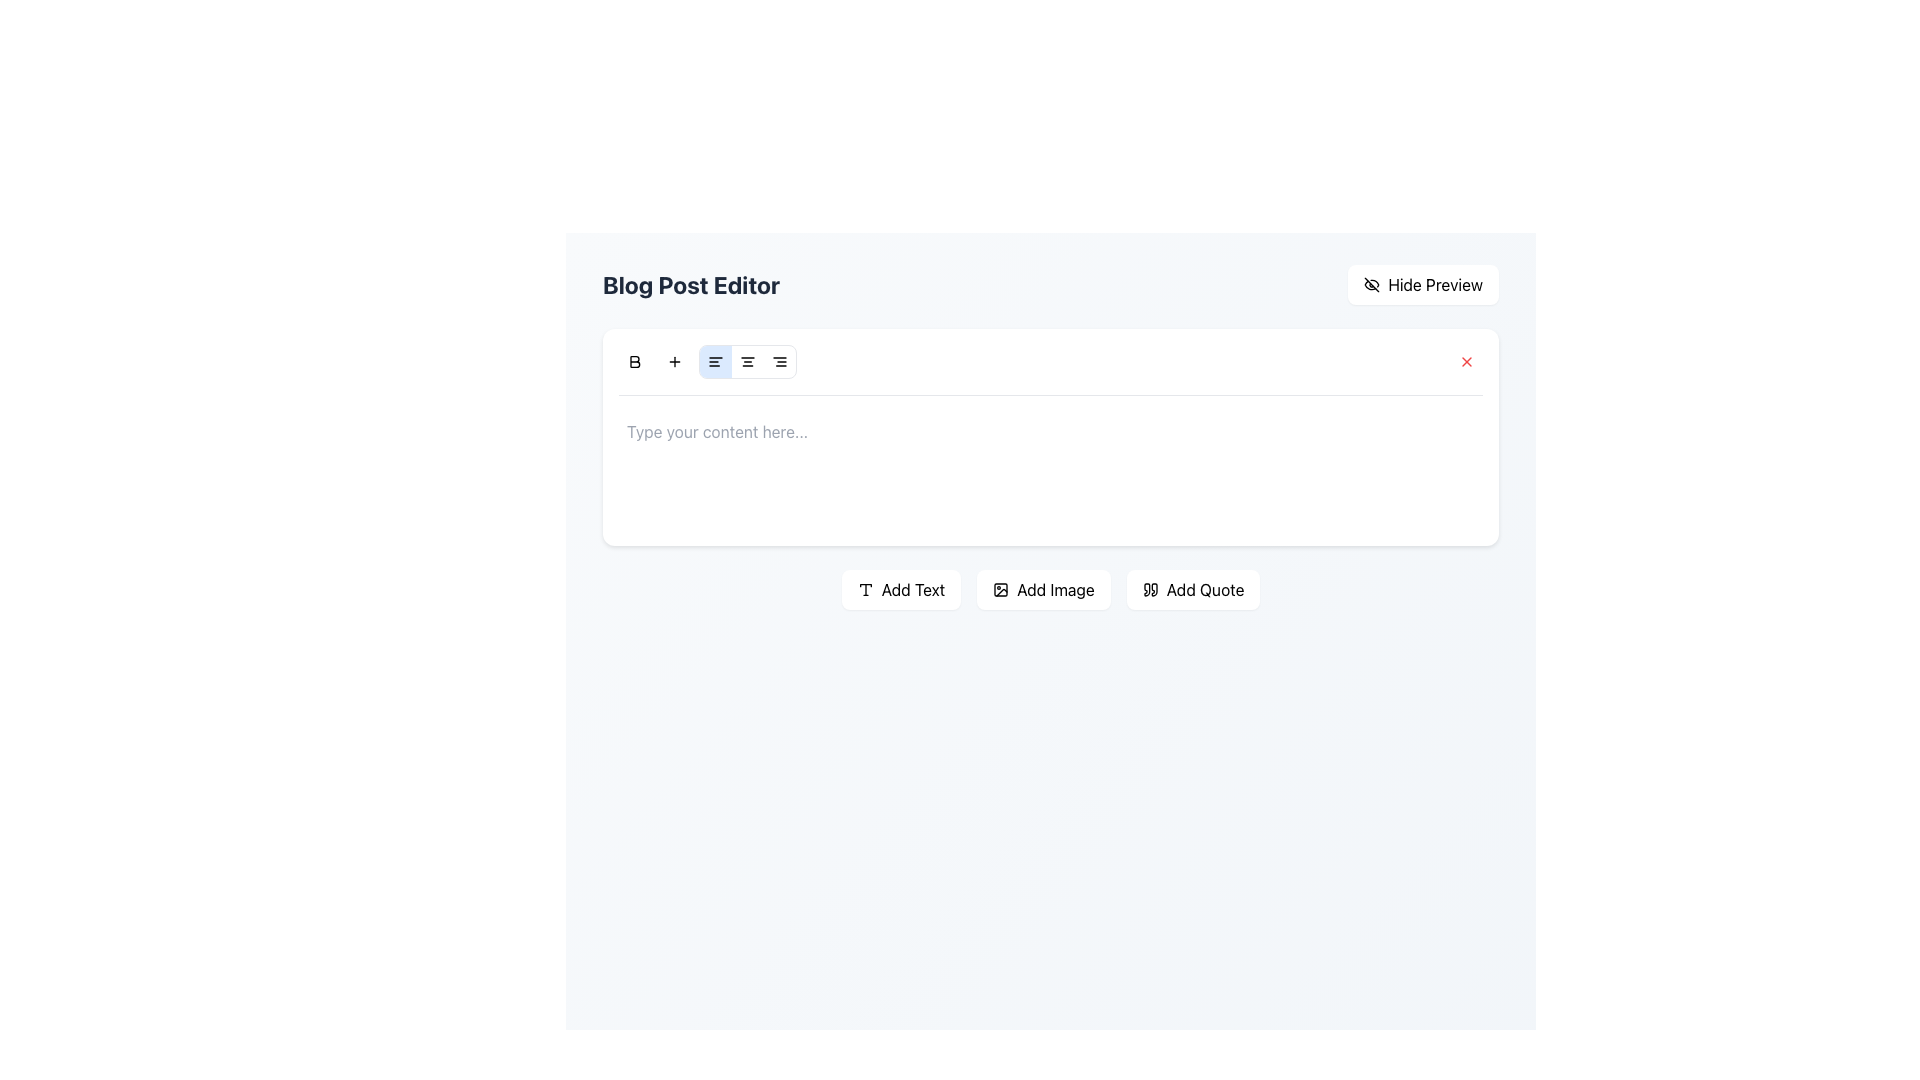  Describe the element at coordinates (1467, 362) in the screenshot. I see `the close button represented by a small circular icon with an 'X' mark at the upper-right corner of the input field titled 'Type your content here...'` at that location.